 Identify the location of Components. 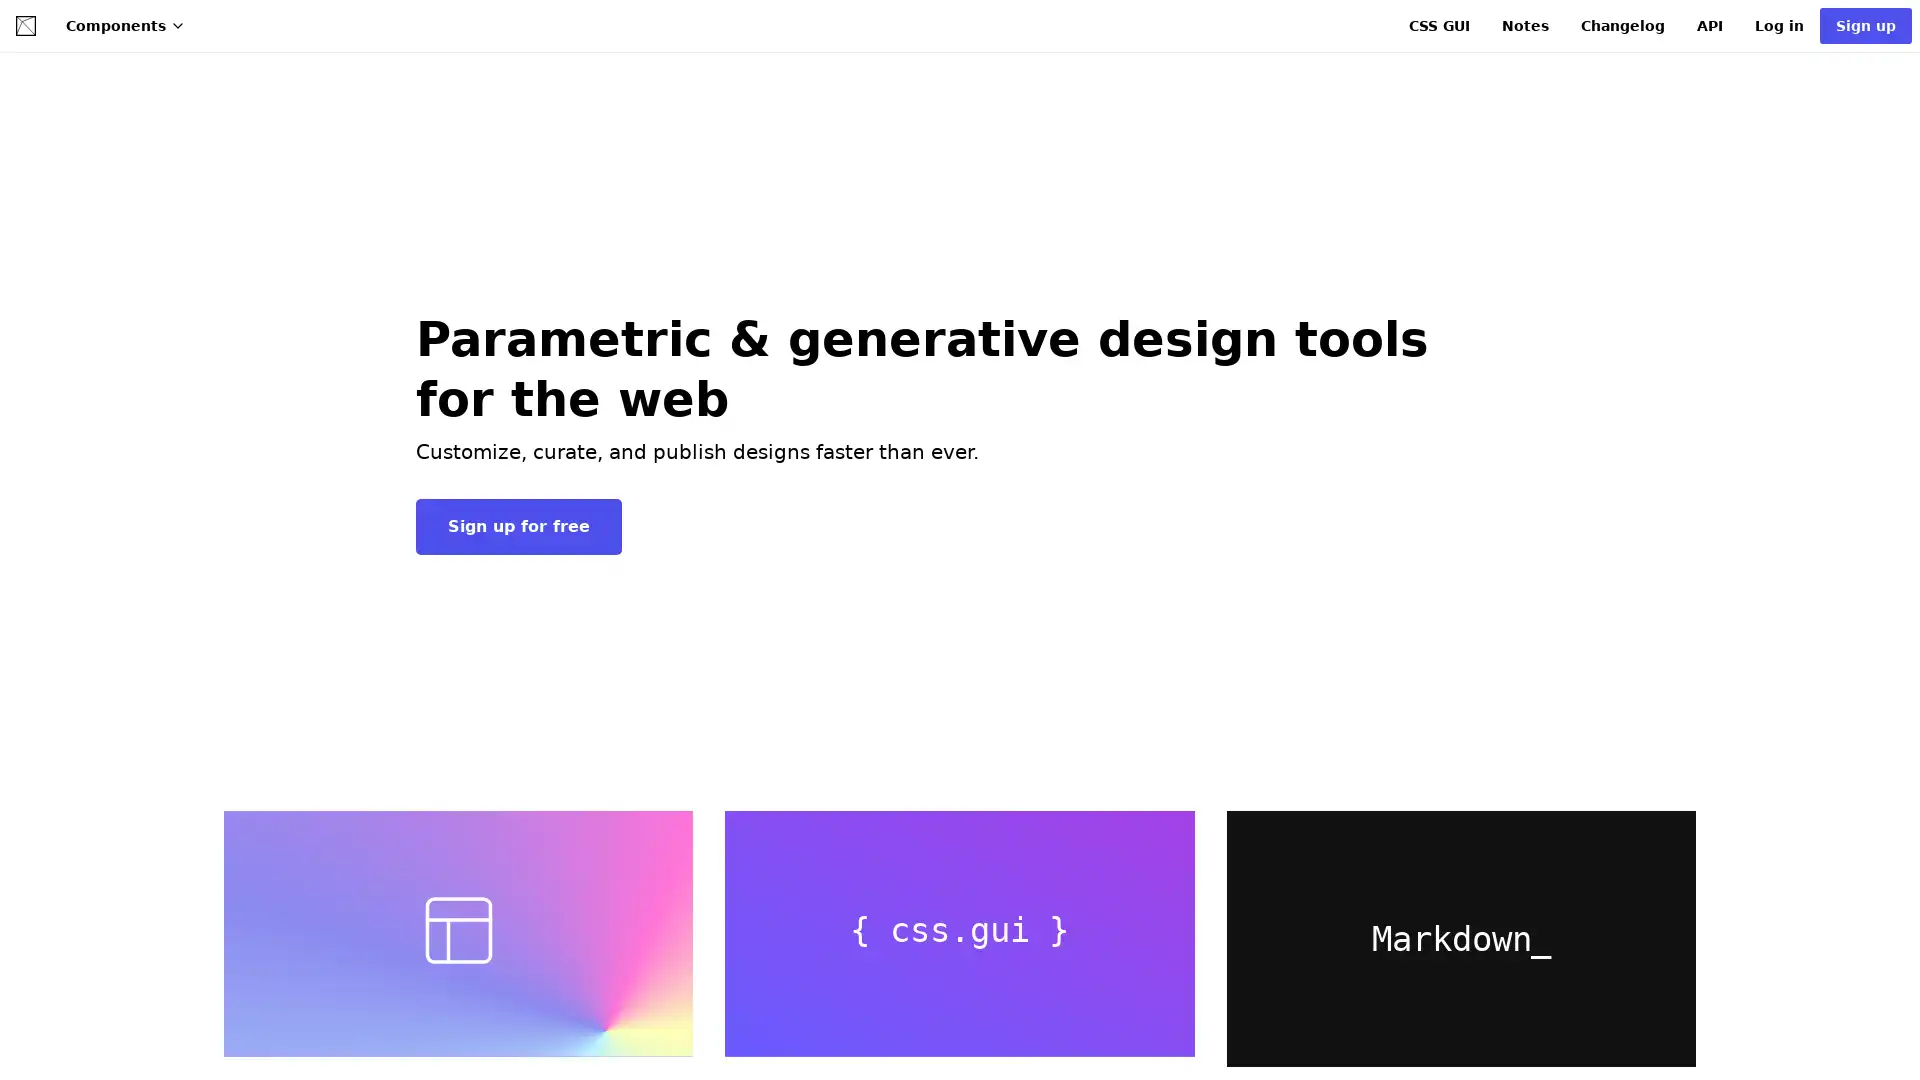
(124, 26).